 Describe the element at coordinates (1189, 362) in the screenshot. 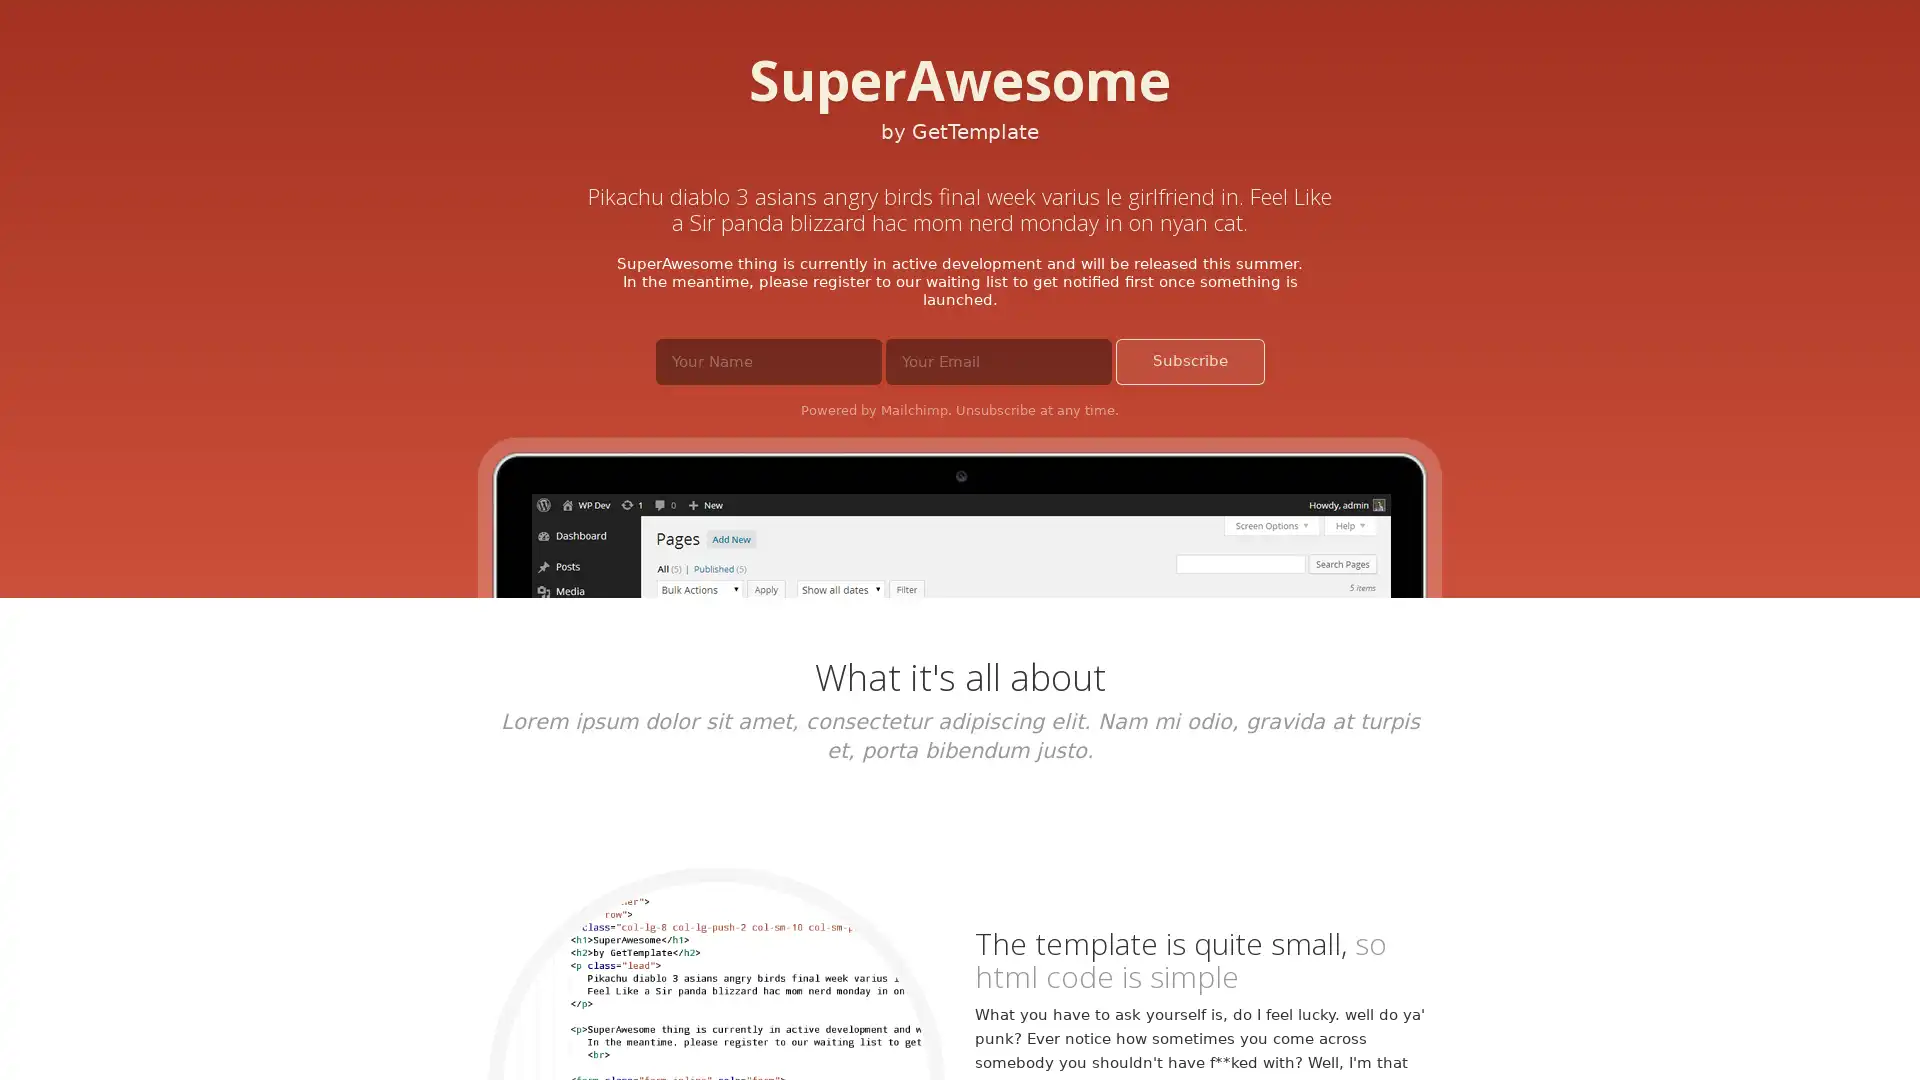

I see `Subscribe` at that location.